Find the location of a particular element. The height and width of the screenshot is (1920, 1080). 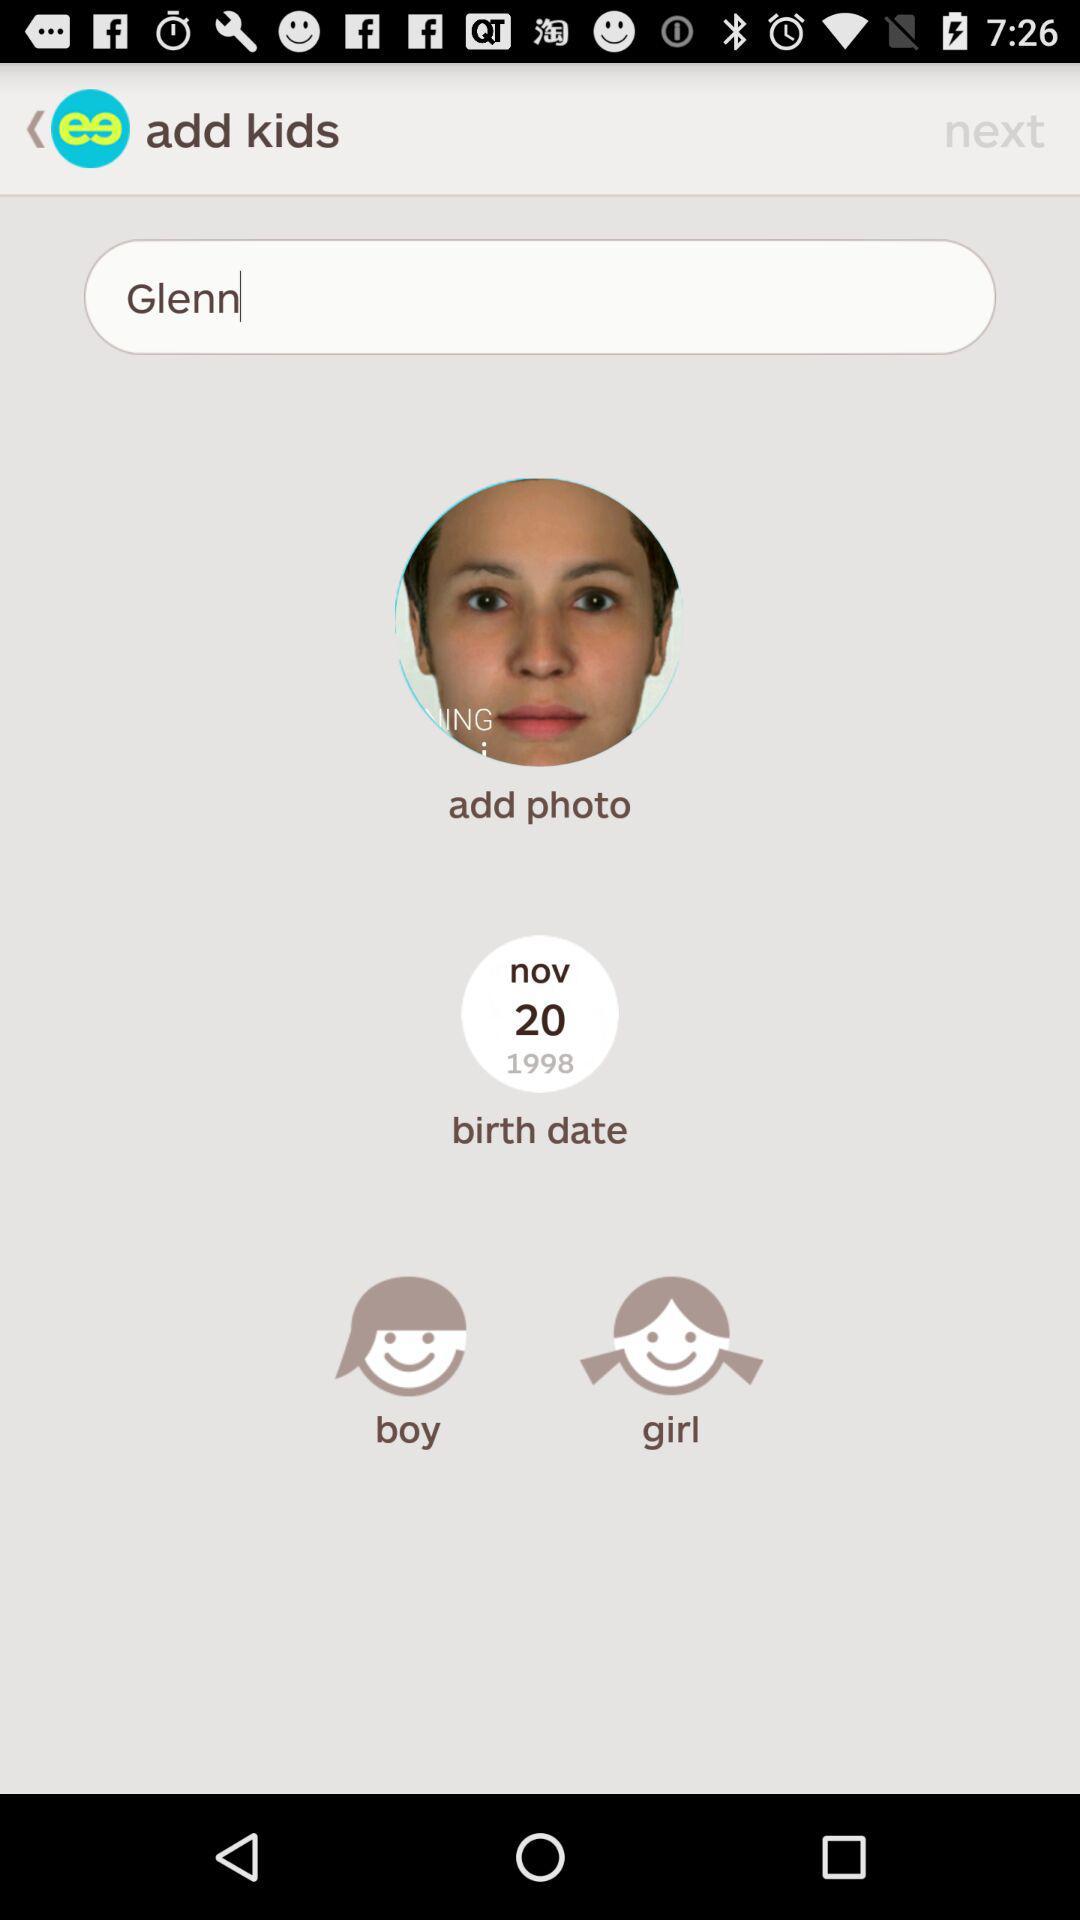

go back is located at coordinates (90, 127).